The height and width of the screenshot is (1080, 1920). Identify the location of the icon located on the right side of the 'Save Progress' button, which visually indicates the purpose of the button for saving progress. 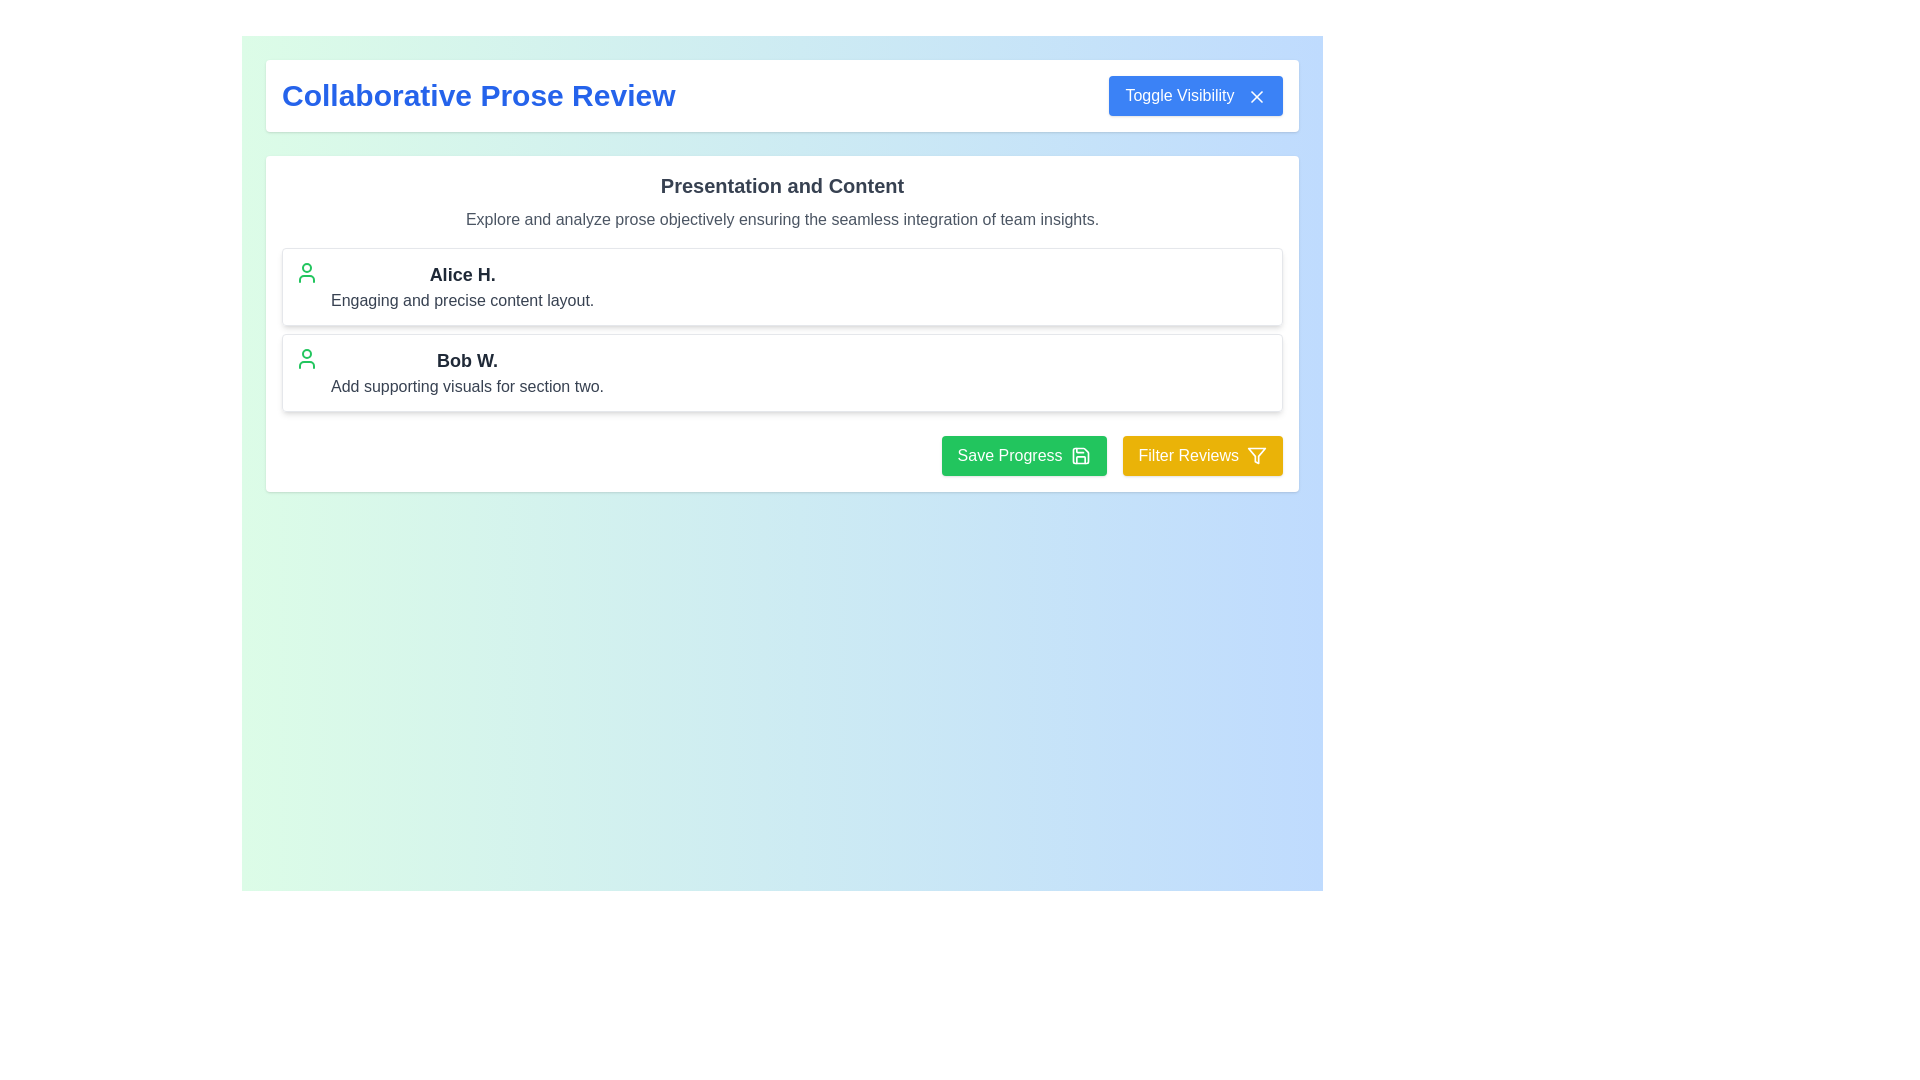
(1079, 455).